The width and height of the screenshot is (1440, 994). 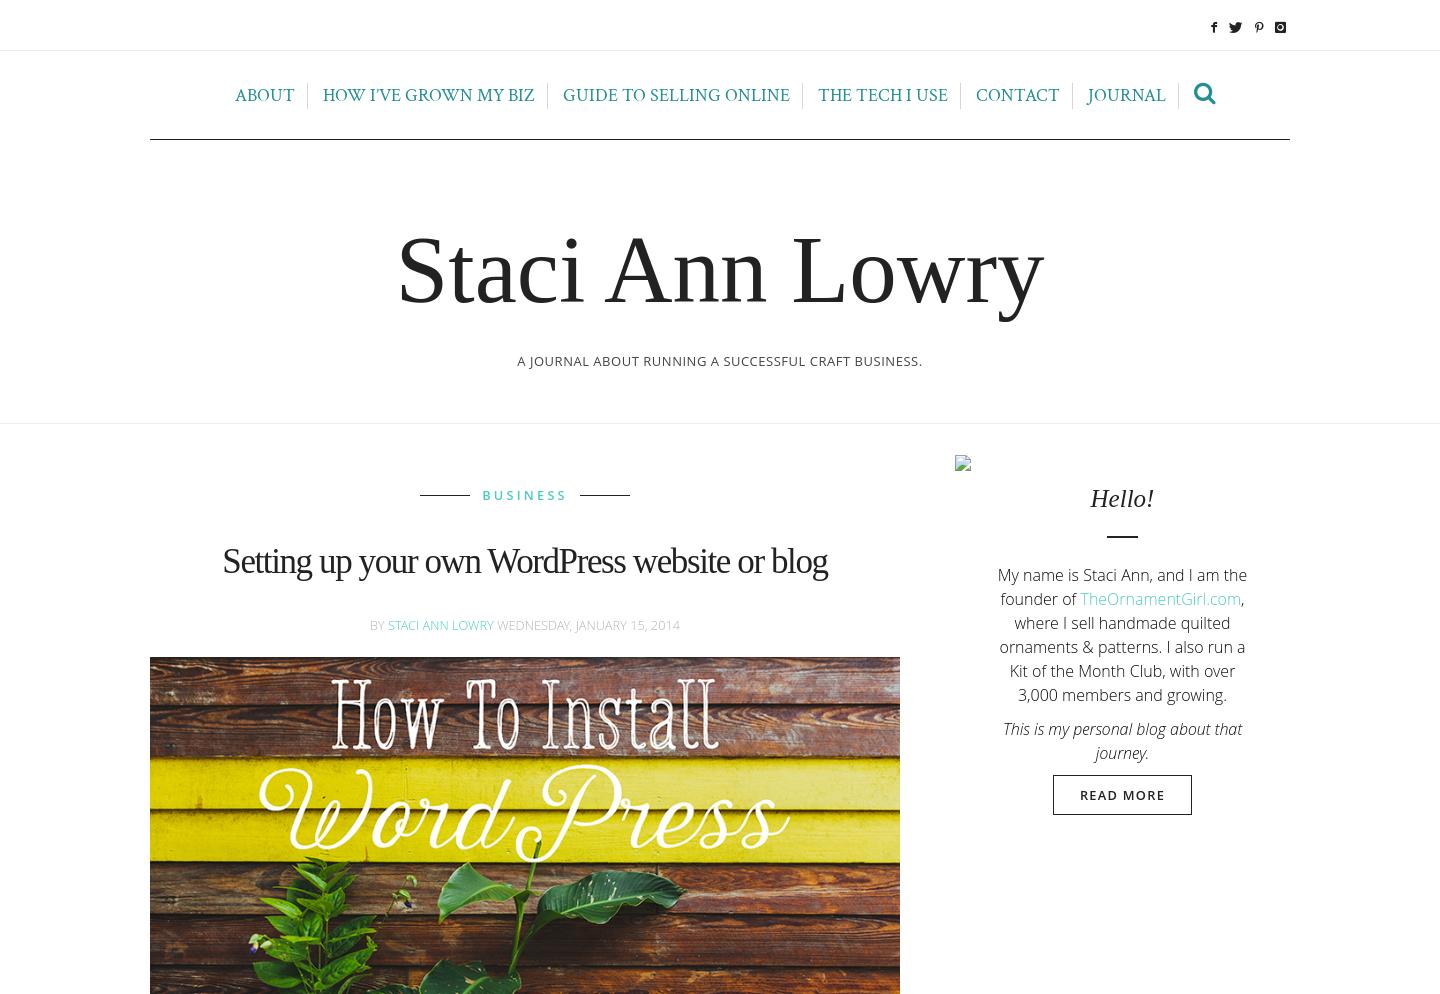 I want to click on 'A journal about running a successful craft business.', so click(x=719, y=361).